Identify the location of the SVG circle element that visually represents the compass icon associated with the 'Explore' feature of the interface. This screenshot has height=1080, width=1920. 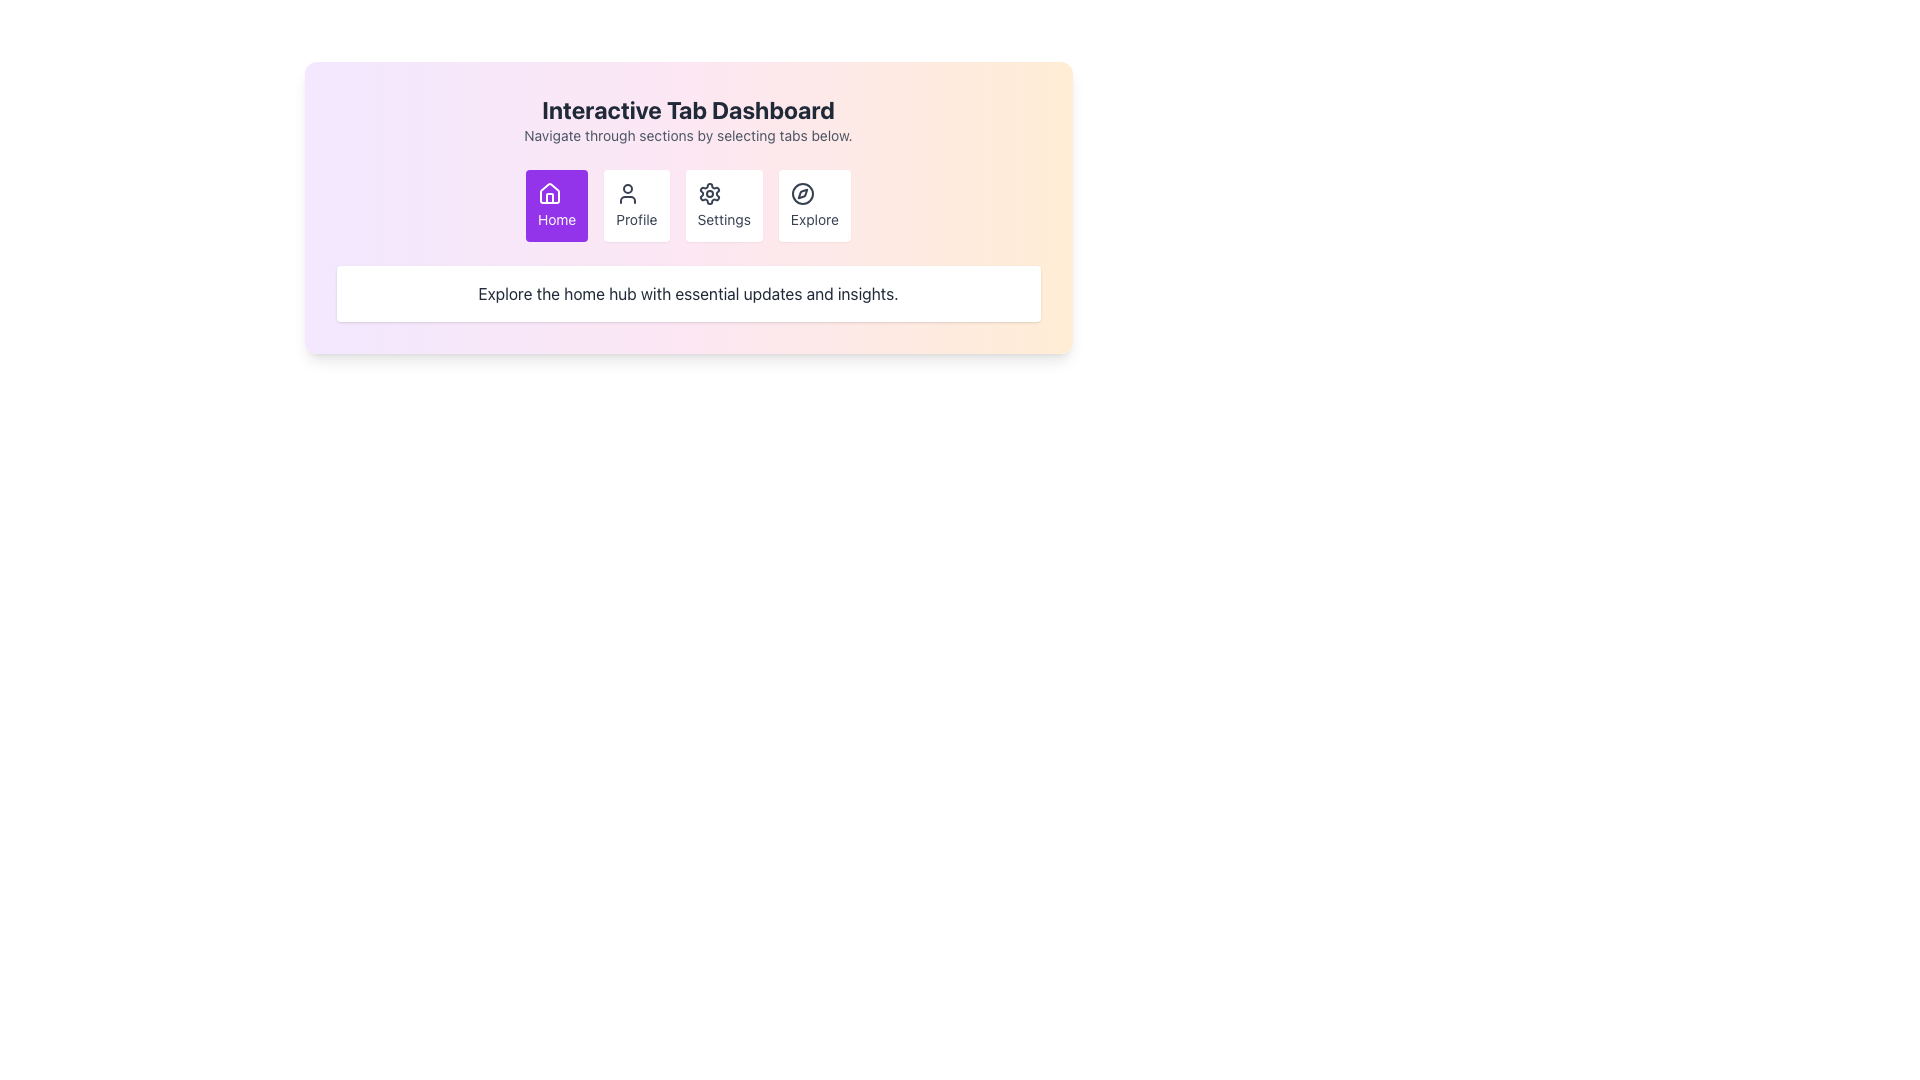
(802, 193).